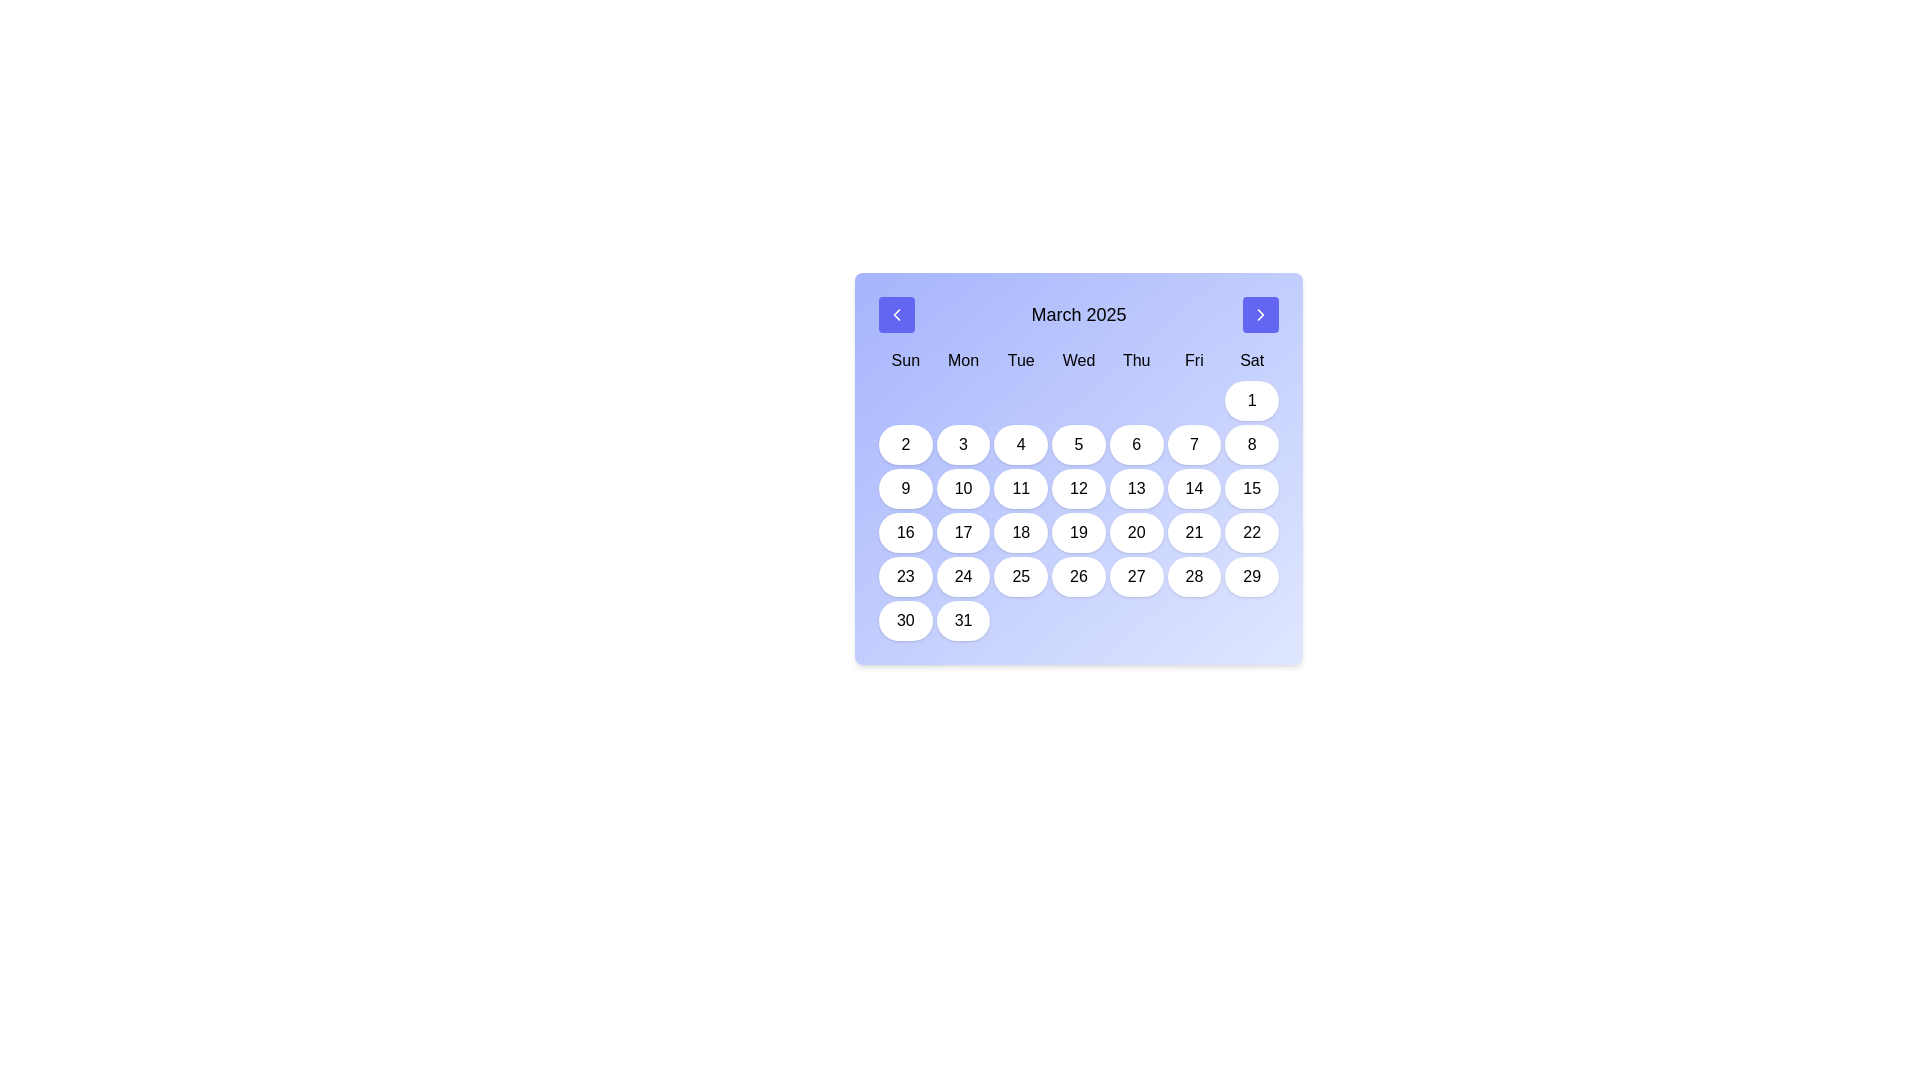 This screenshot has height=1080, width=1920. I want to click on the circular button displaying the number '18' in the March 2025 calendar grid, so click(1021, 531).